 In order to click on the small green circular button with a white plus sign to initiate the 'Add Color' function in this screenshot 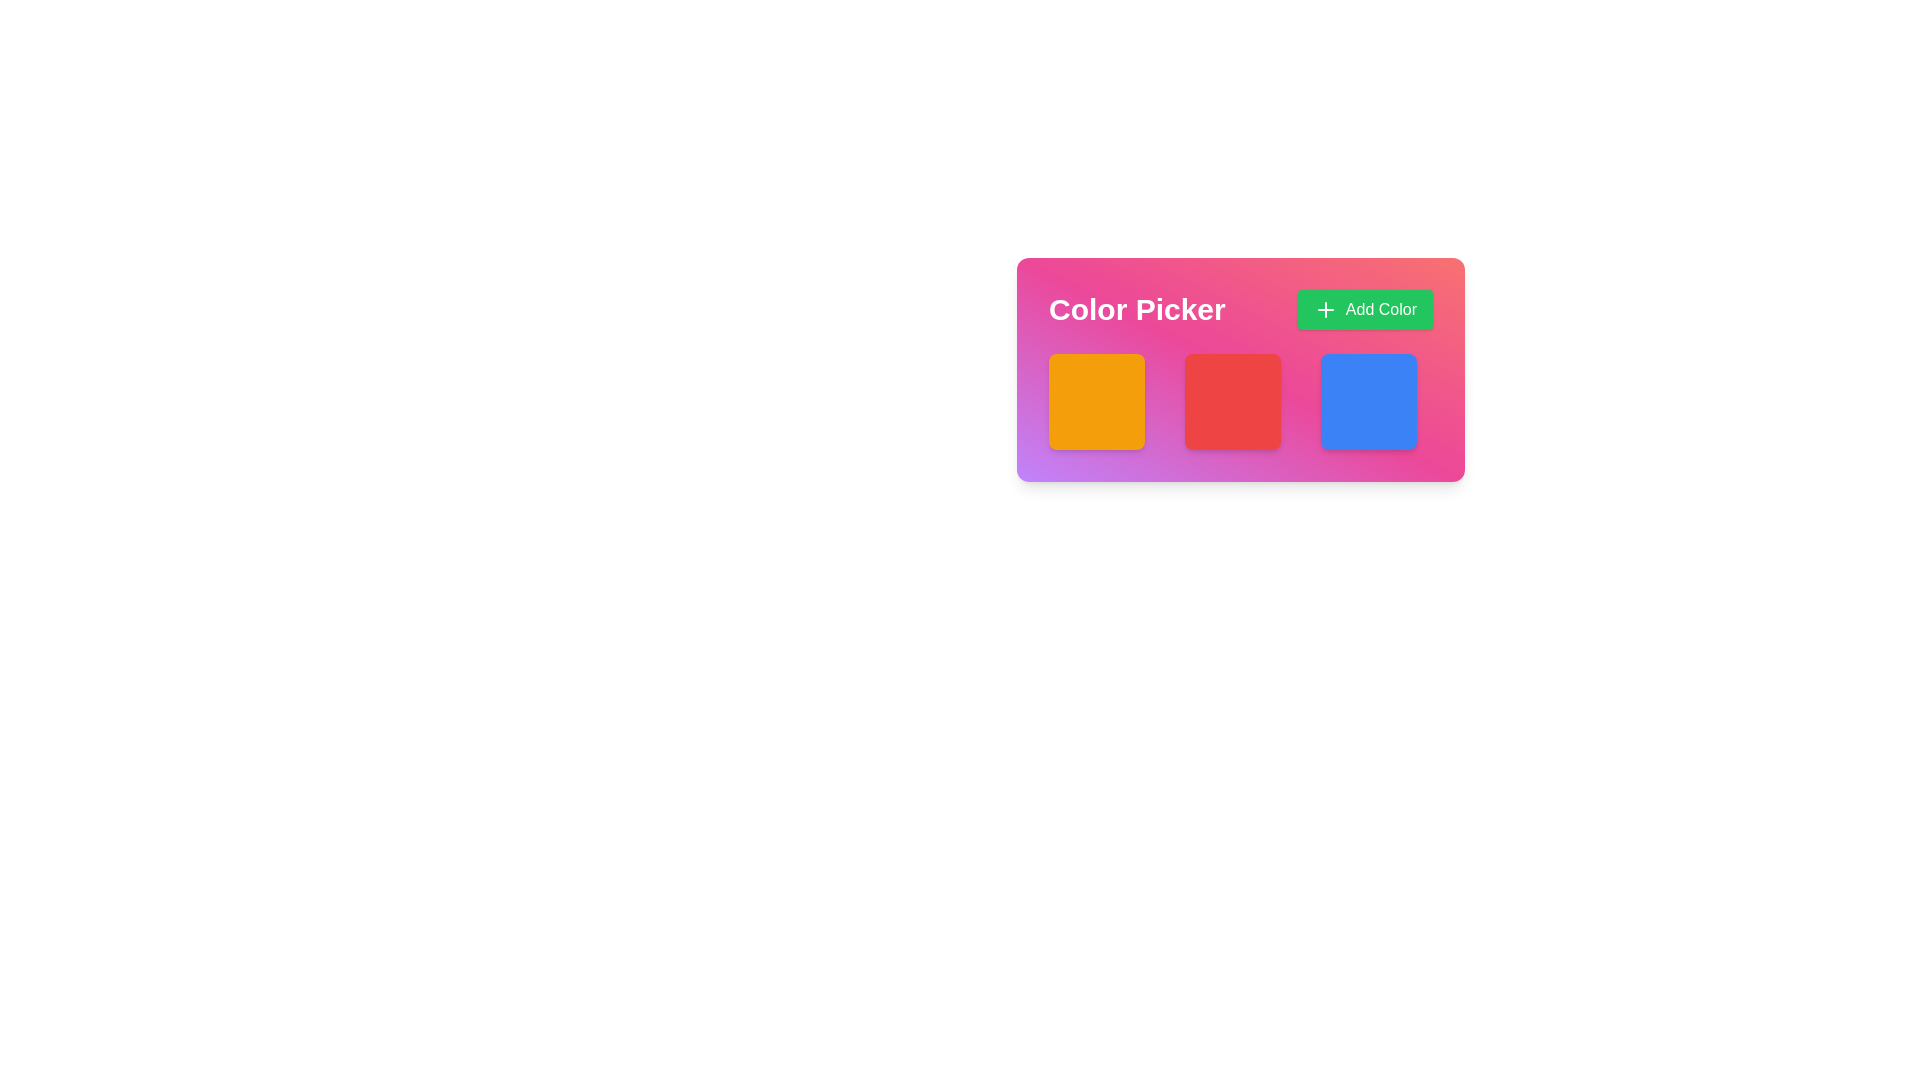, I will do `click(1325, 309)`.